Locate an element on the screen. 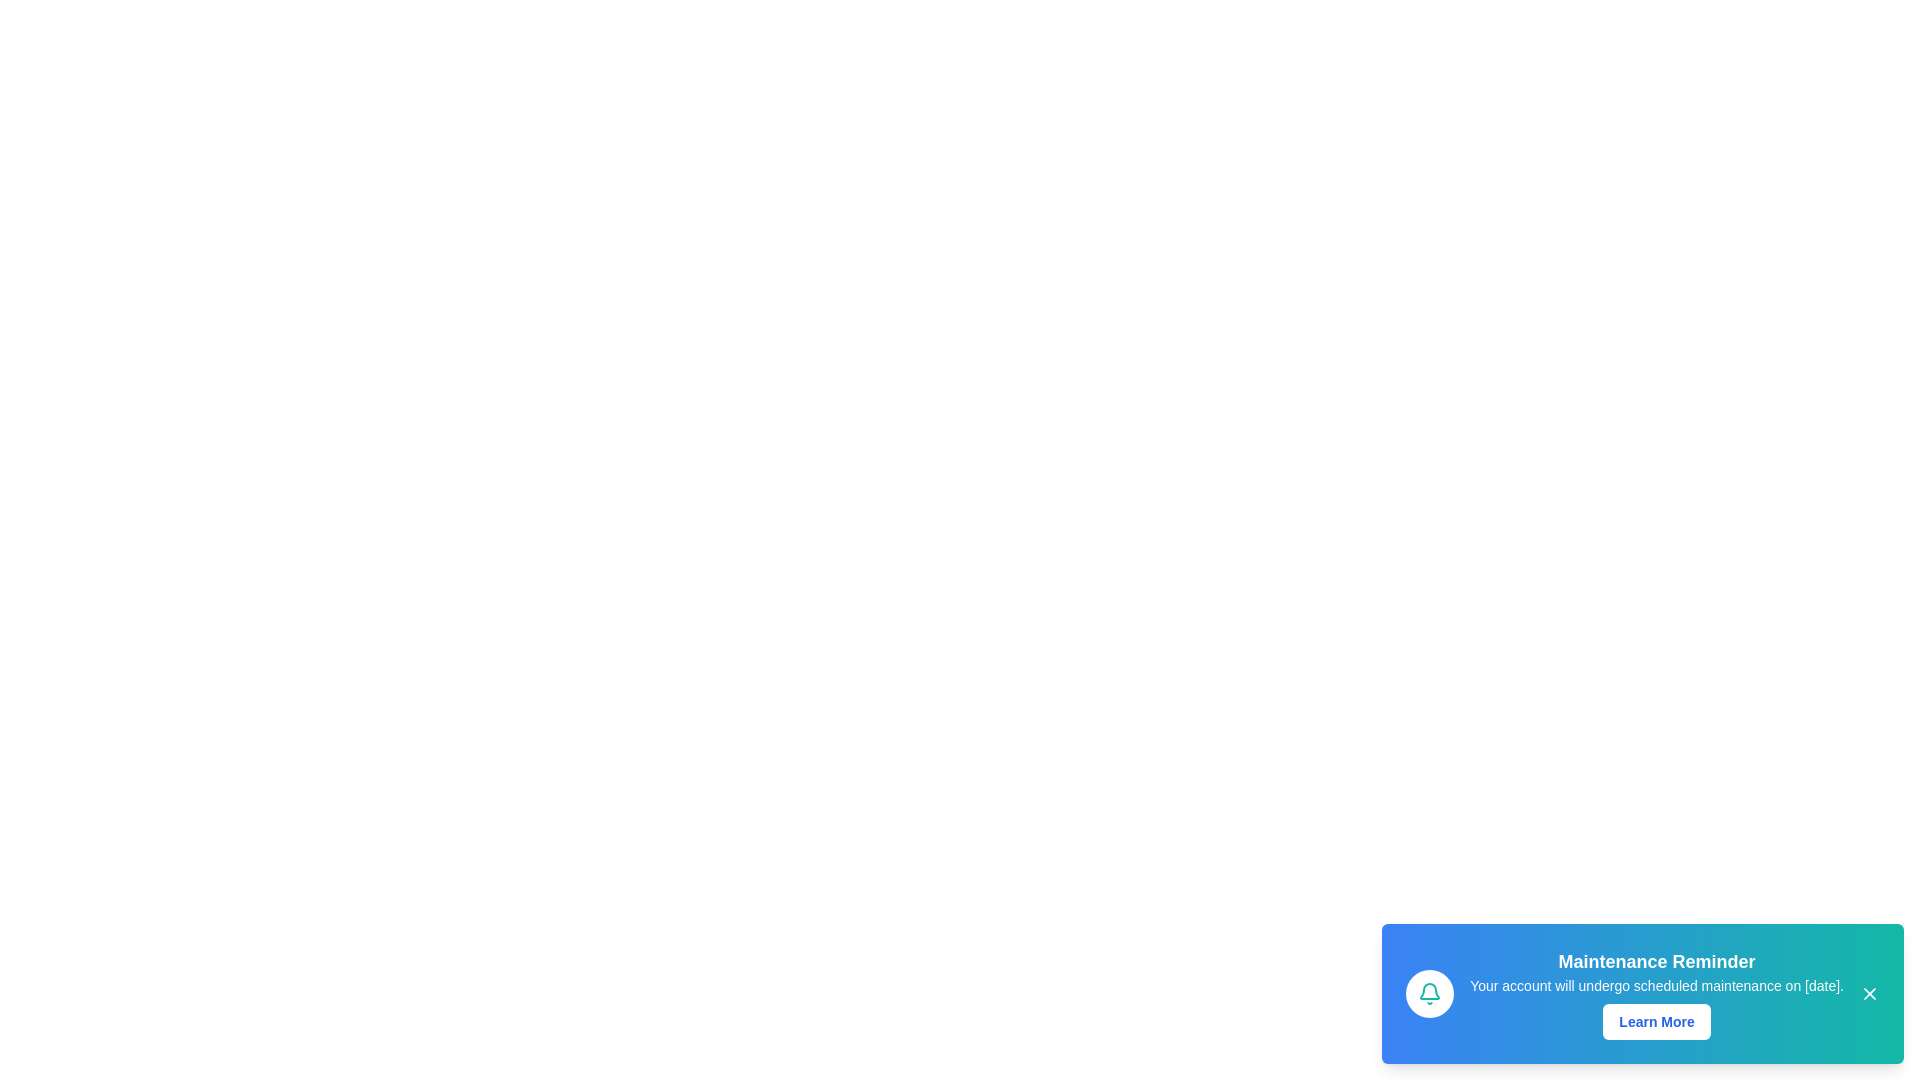  the 'Learn More' button, which is a rectangular button with rounded edges and a white background, located at the bottom of a notification card titled 'Maintenance Reminder' is located at coordinates (1657, 1022).